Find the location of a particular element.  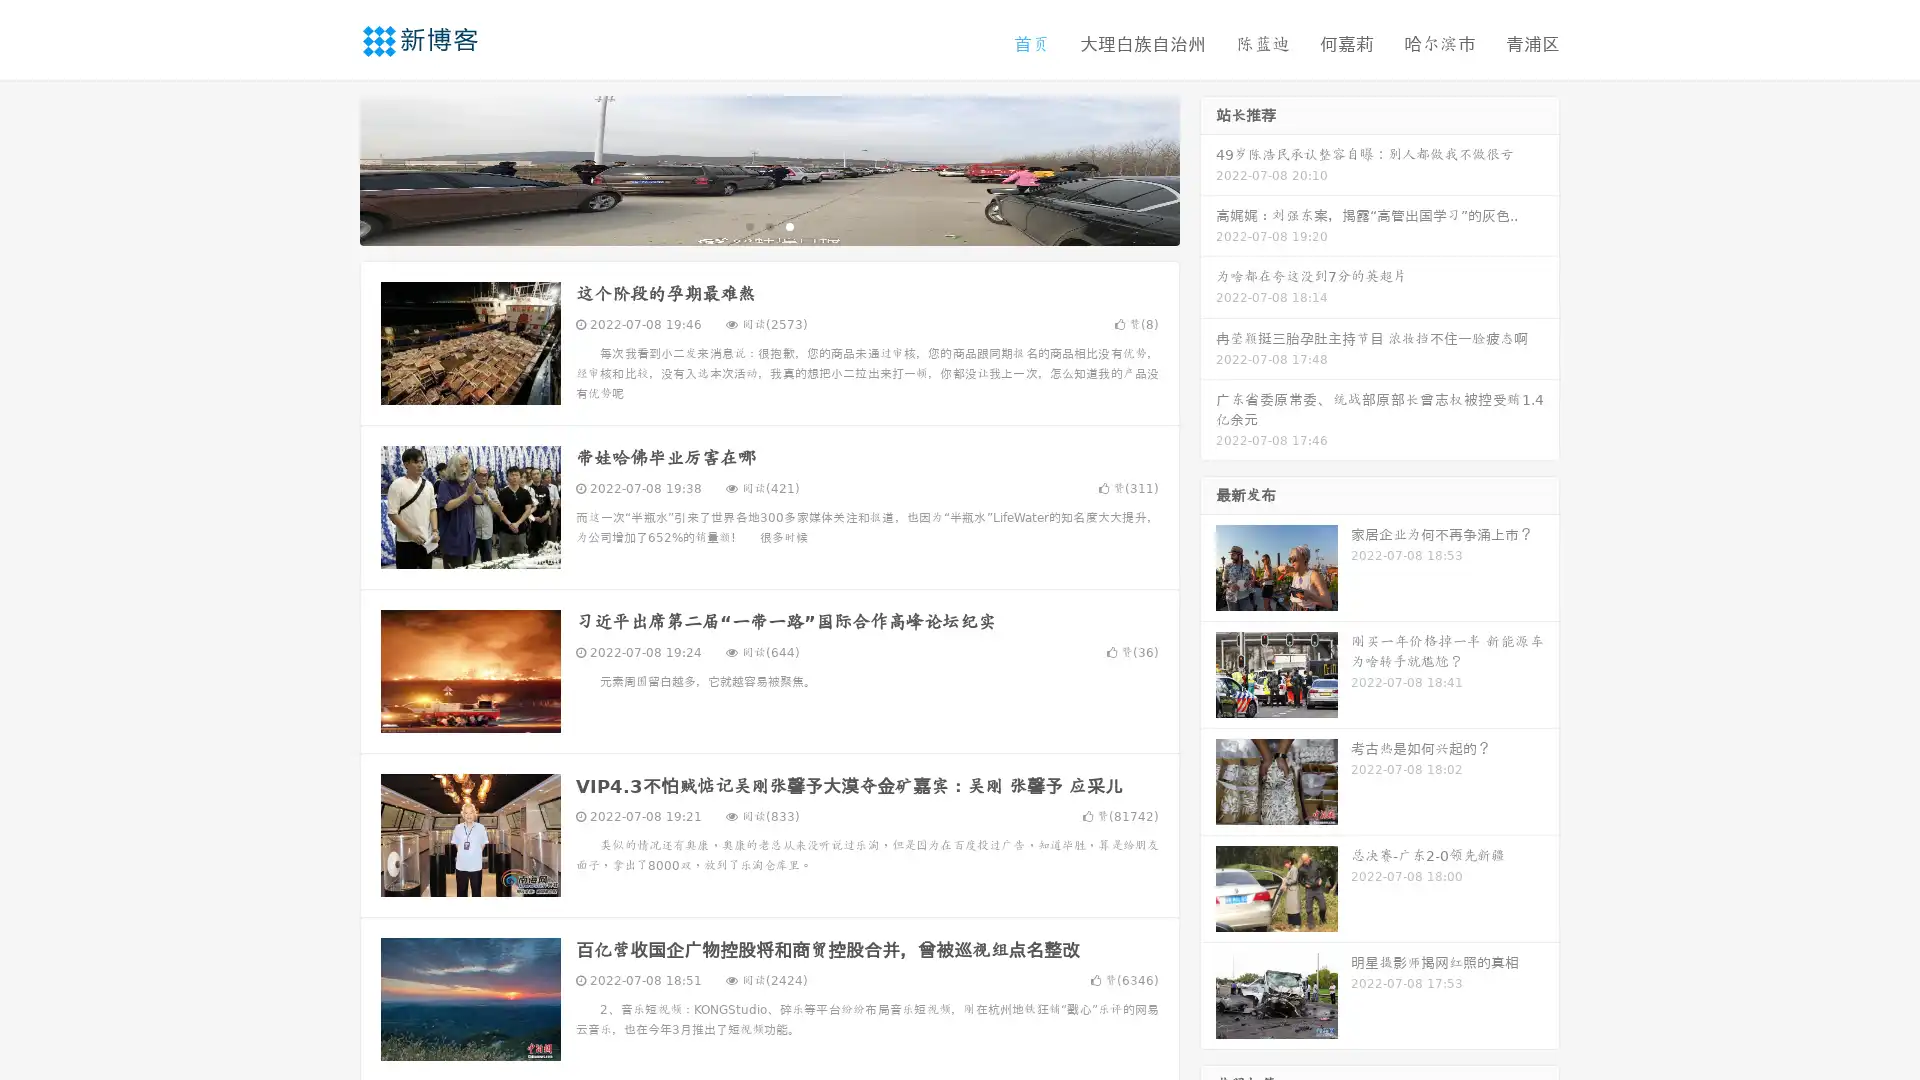

Go to slide 3 is located at coordinates (789, 225).